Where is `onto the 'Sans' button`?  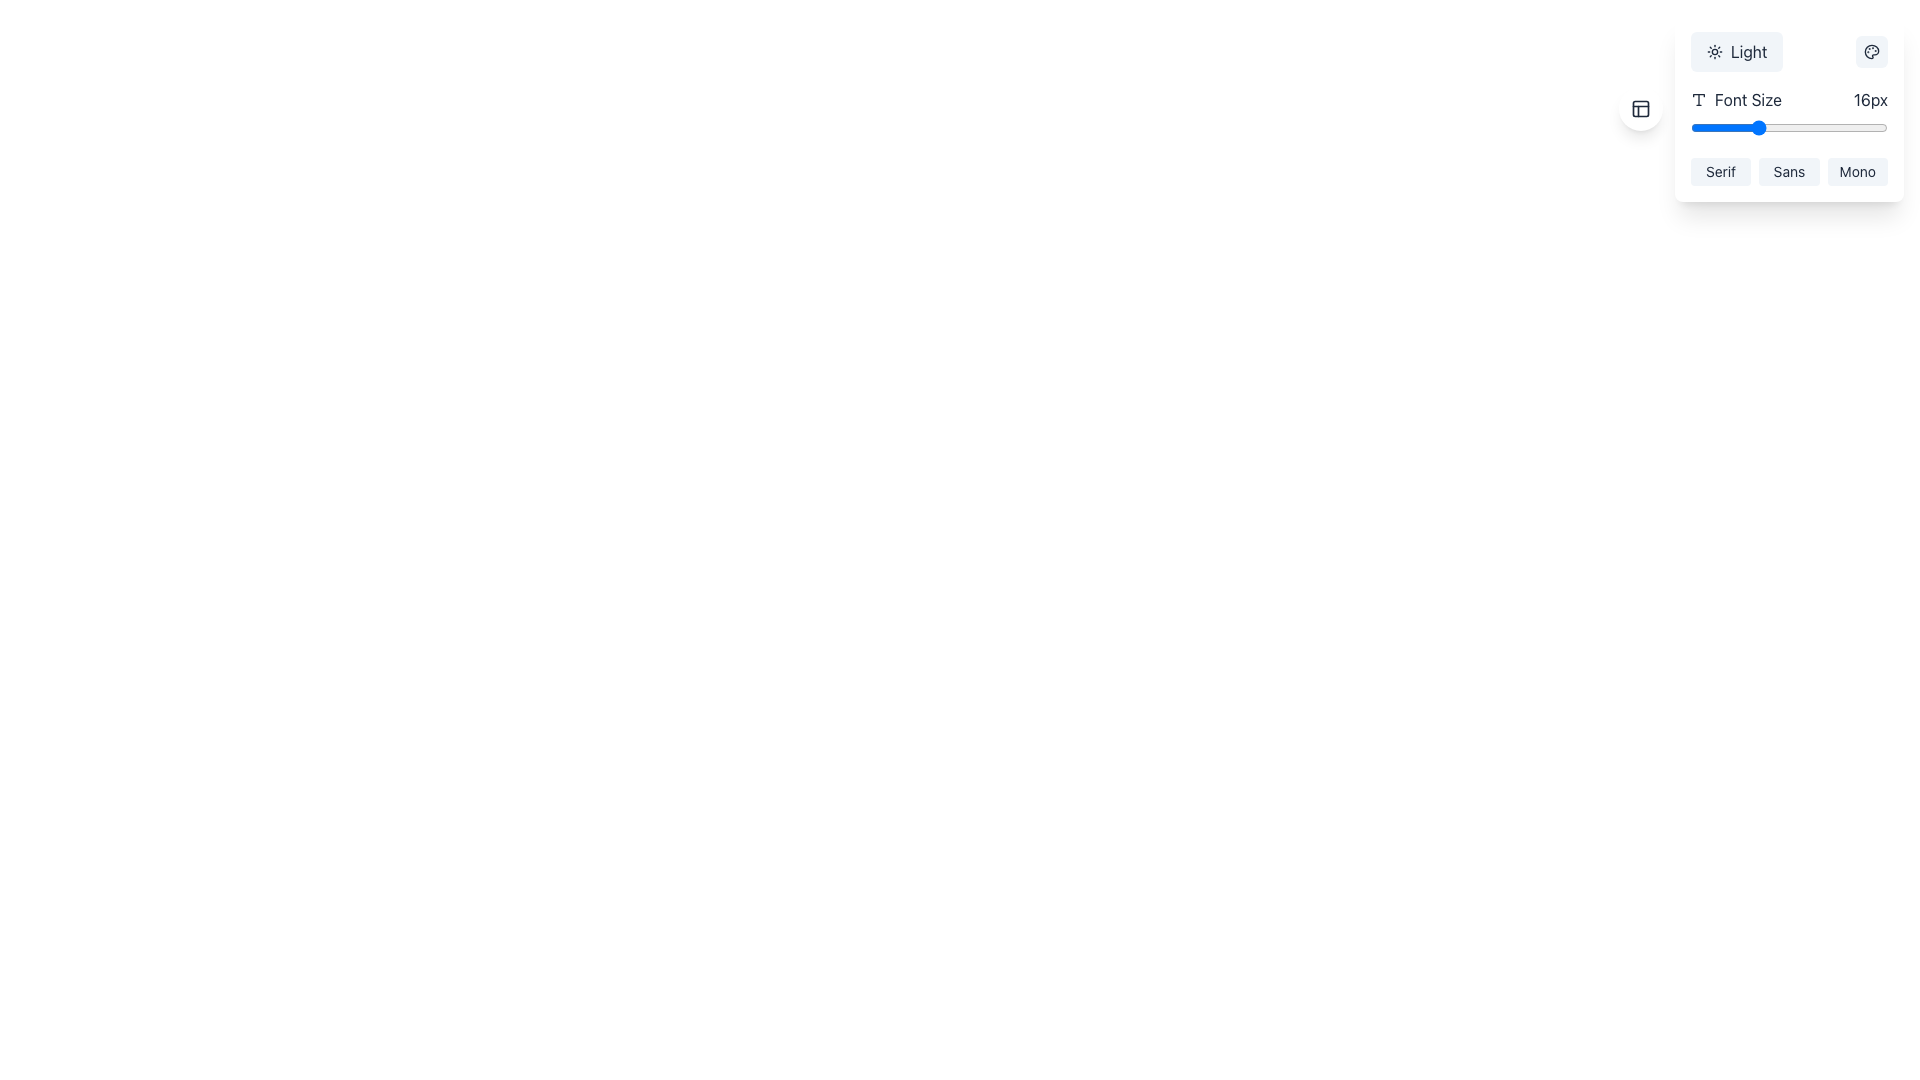 onto the 'Sans' button is located at coordinates (1789, 171).